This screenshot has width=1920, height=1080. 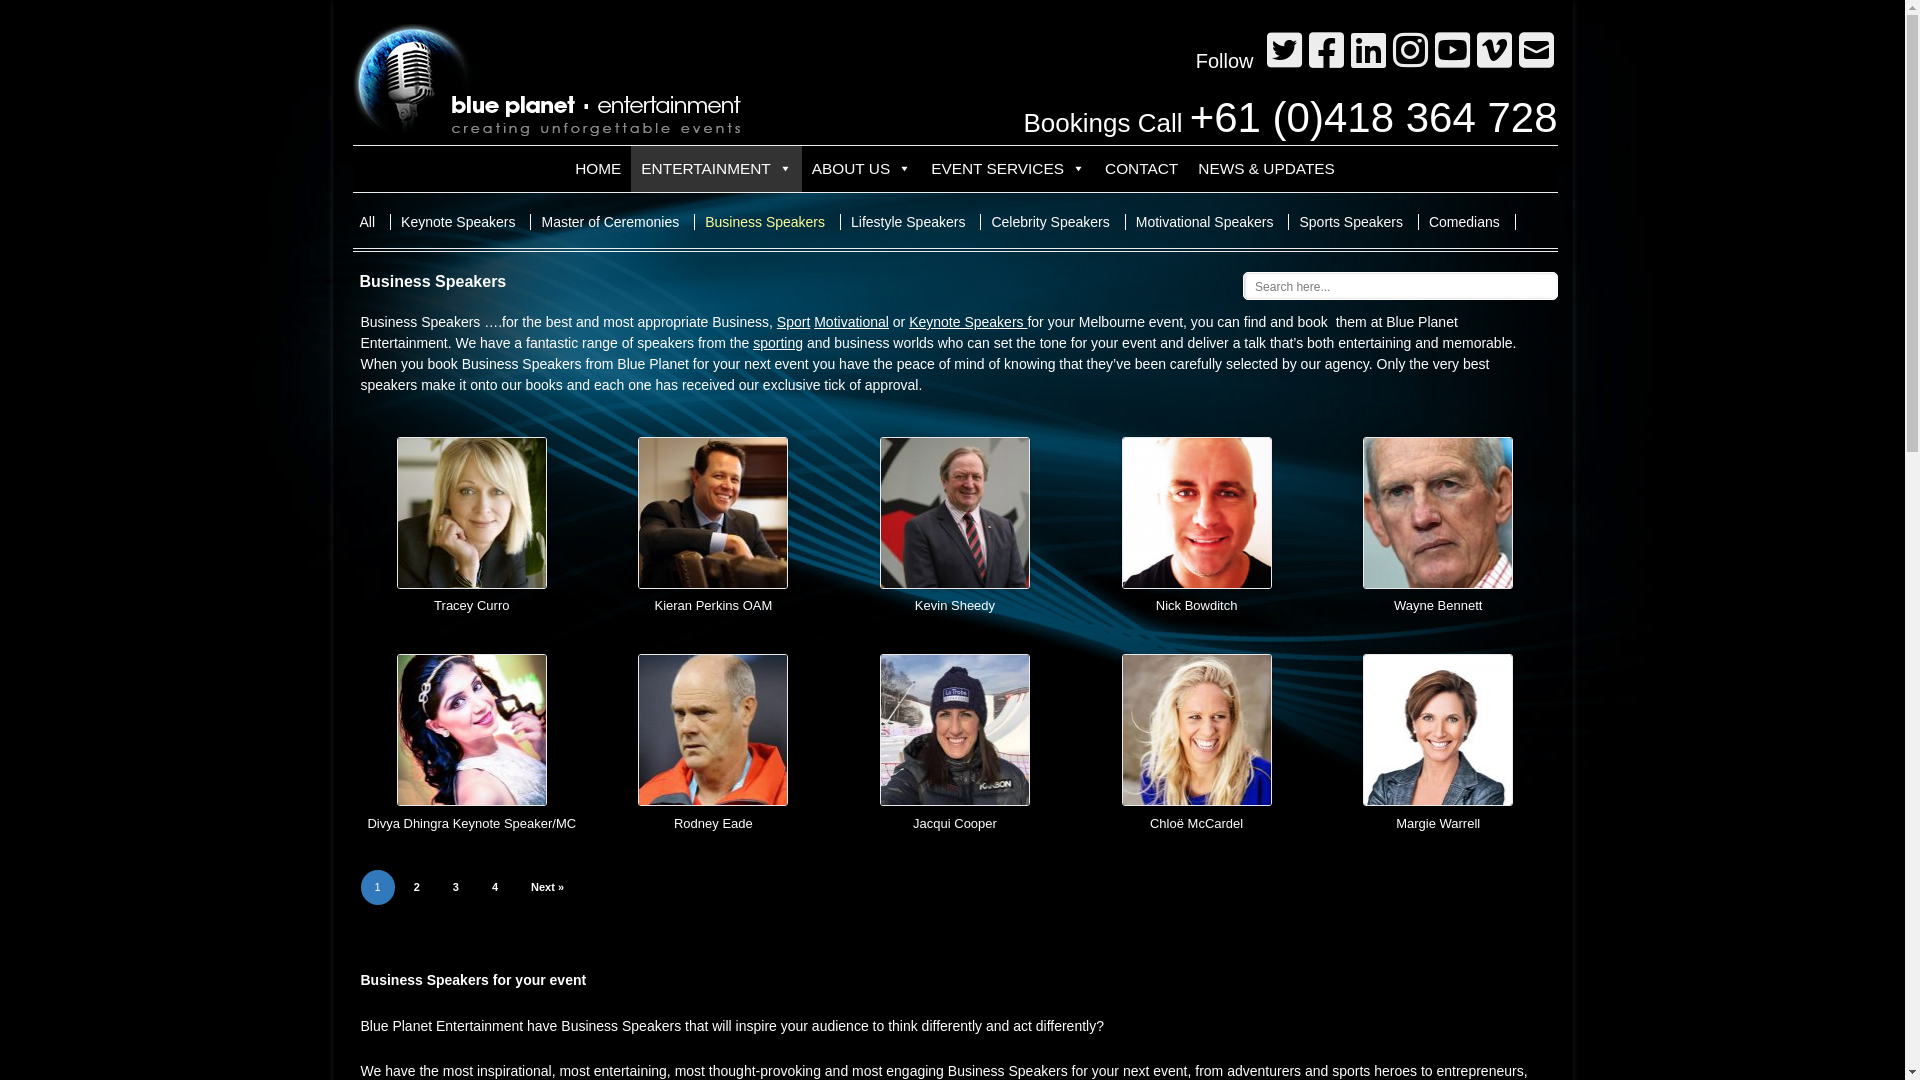 I want to click on '3', so click(x=455, y=886).